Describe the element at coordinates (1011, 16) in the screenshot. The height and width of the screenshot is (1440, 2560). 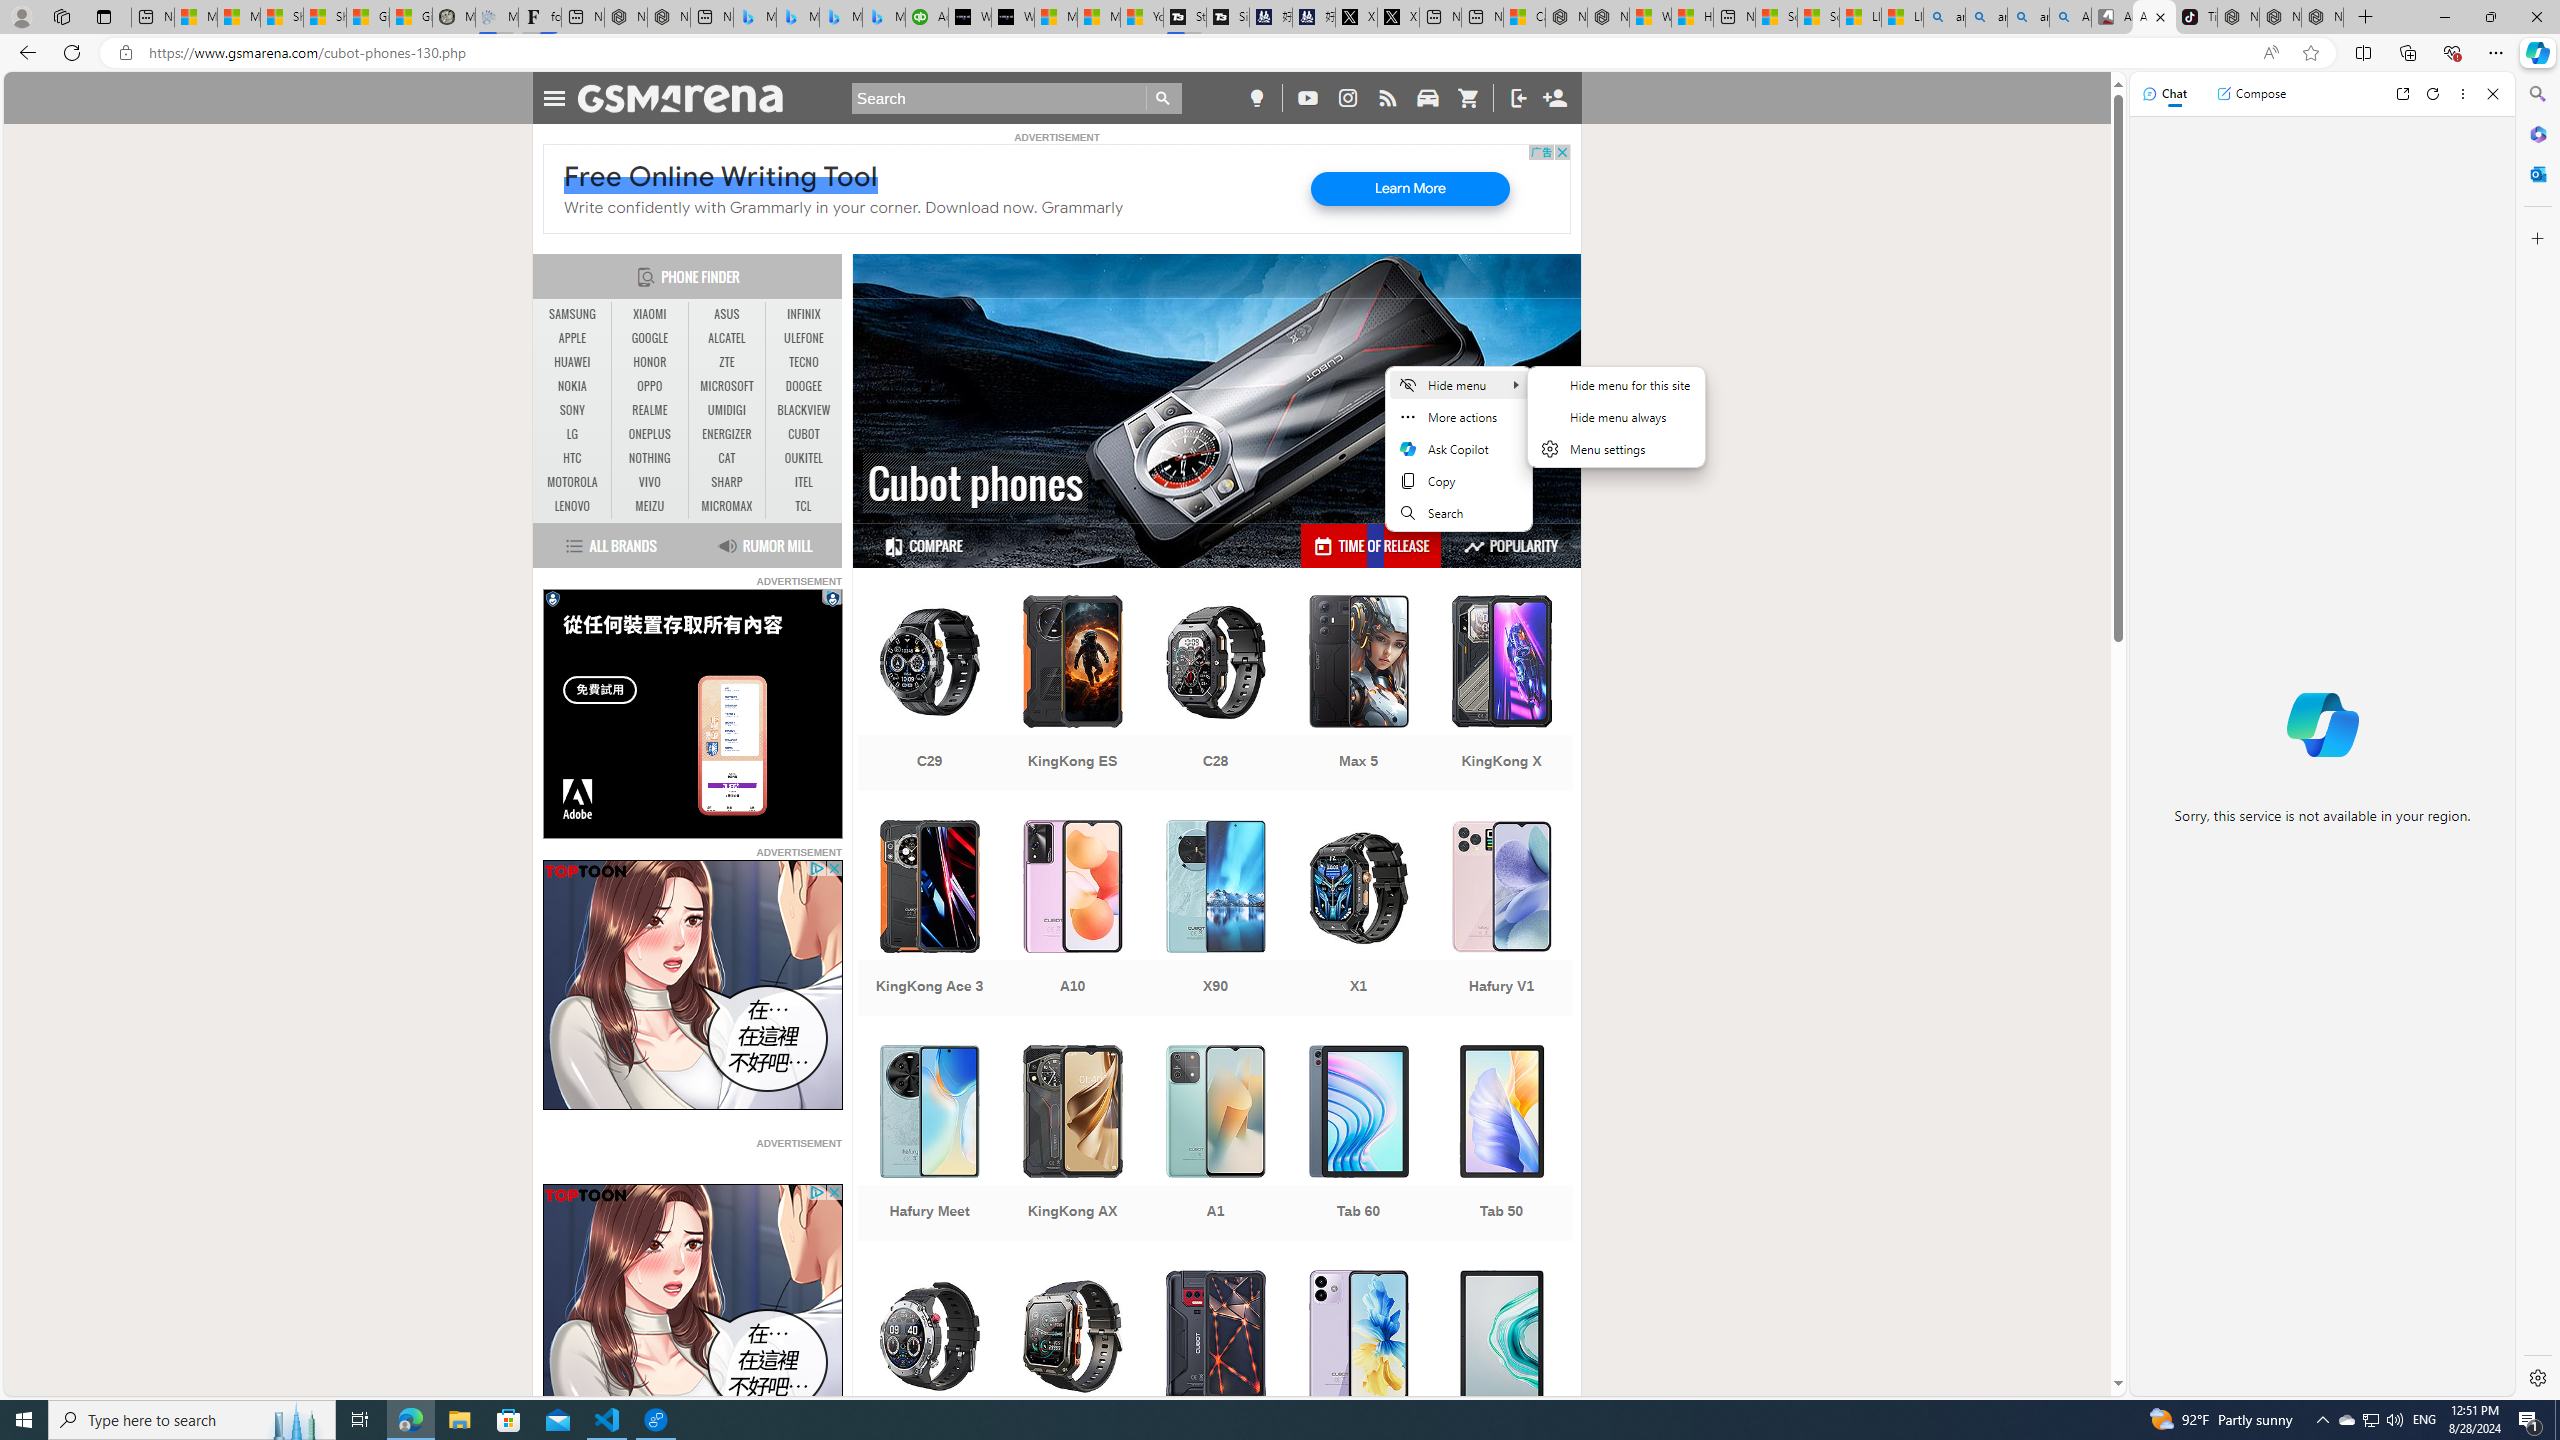
I see `'What'` at that location.